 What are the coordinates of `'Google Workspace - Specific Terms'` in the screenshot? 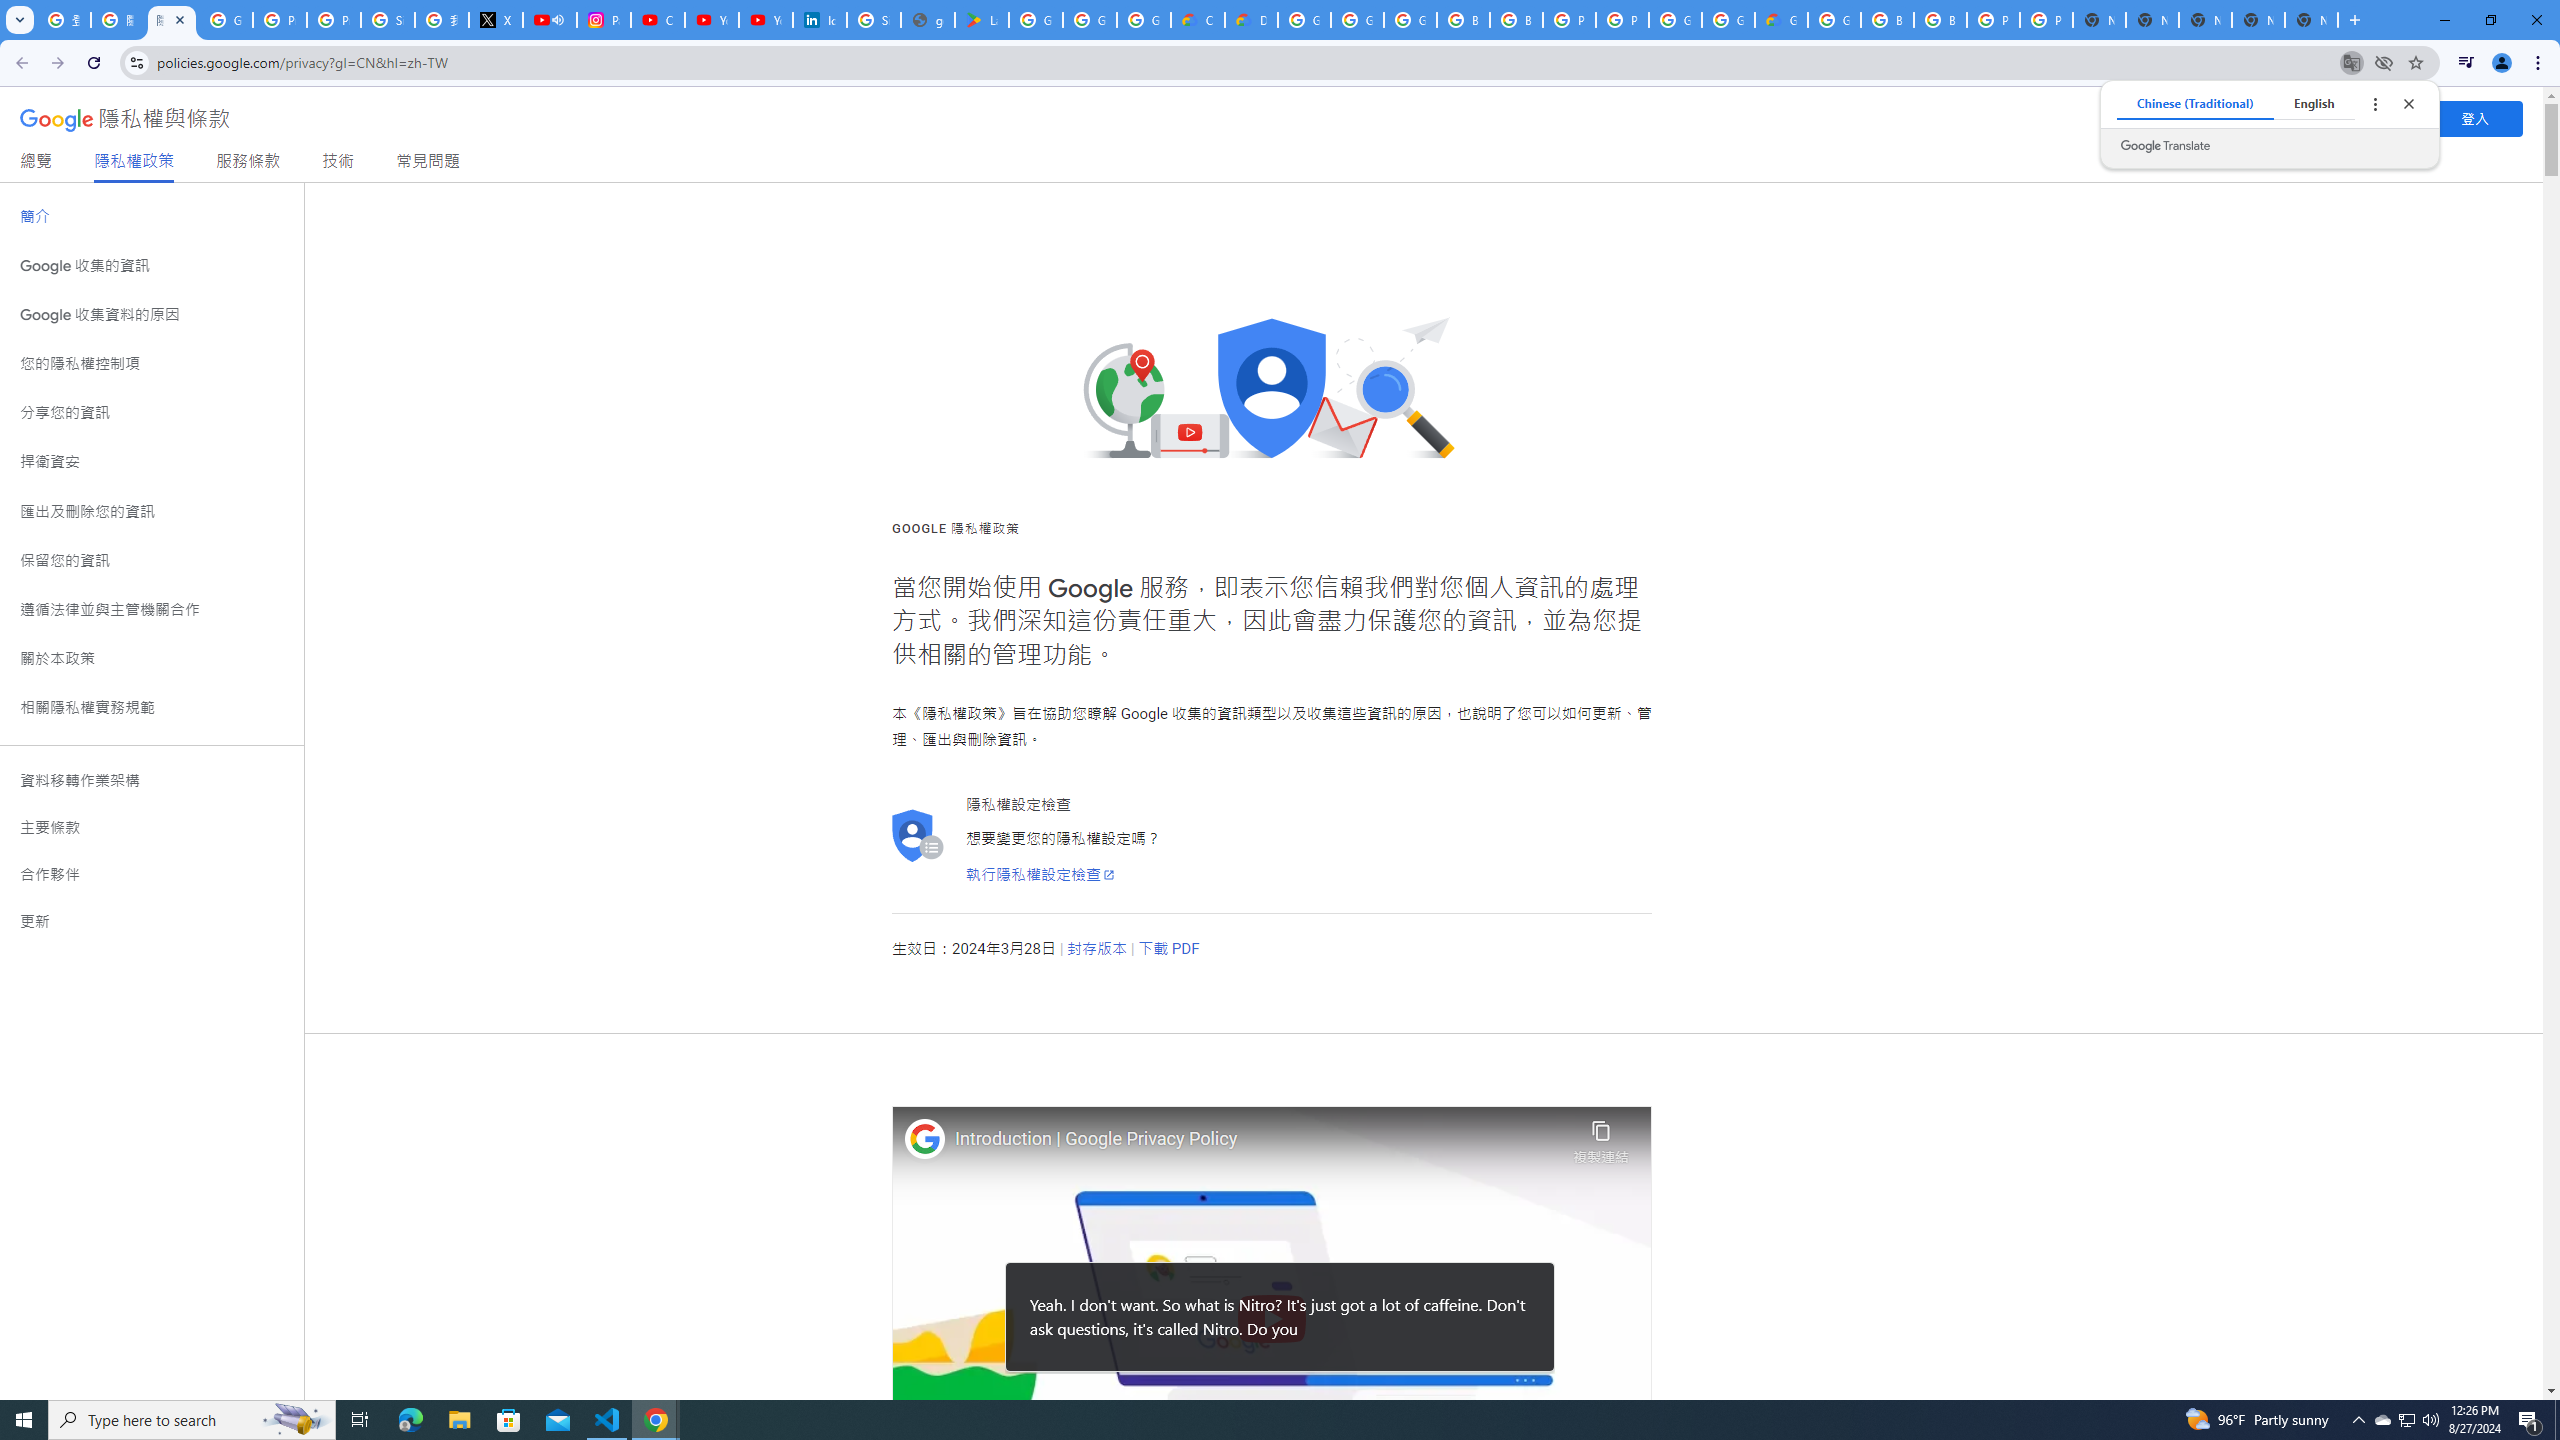 It's located at (1089, 19).